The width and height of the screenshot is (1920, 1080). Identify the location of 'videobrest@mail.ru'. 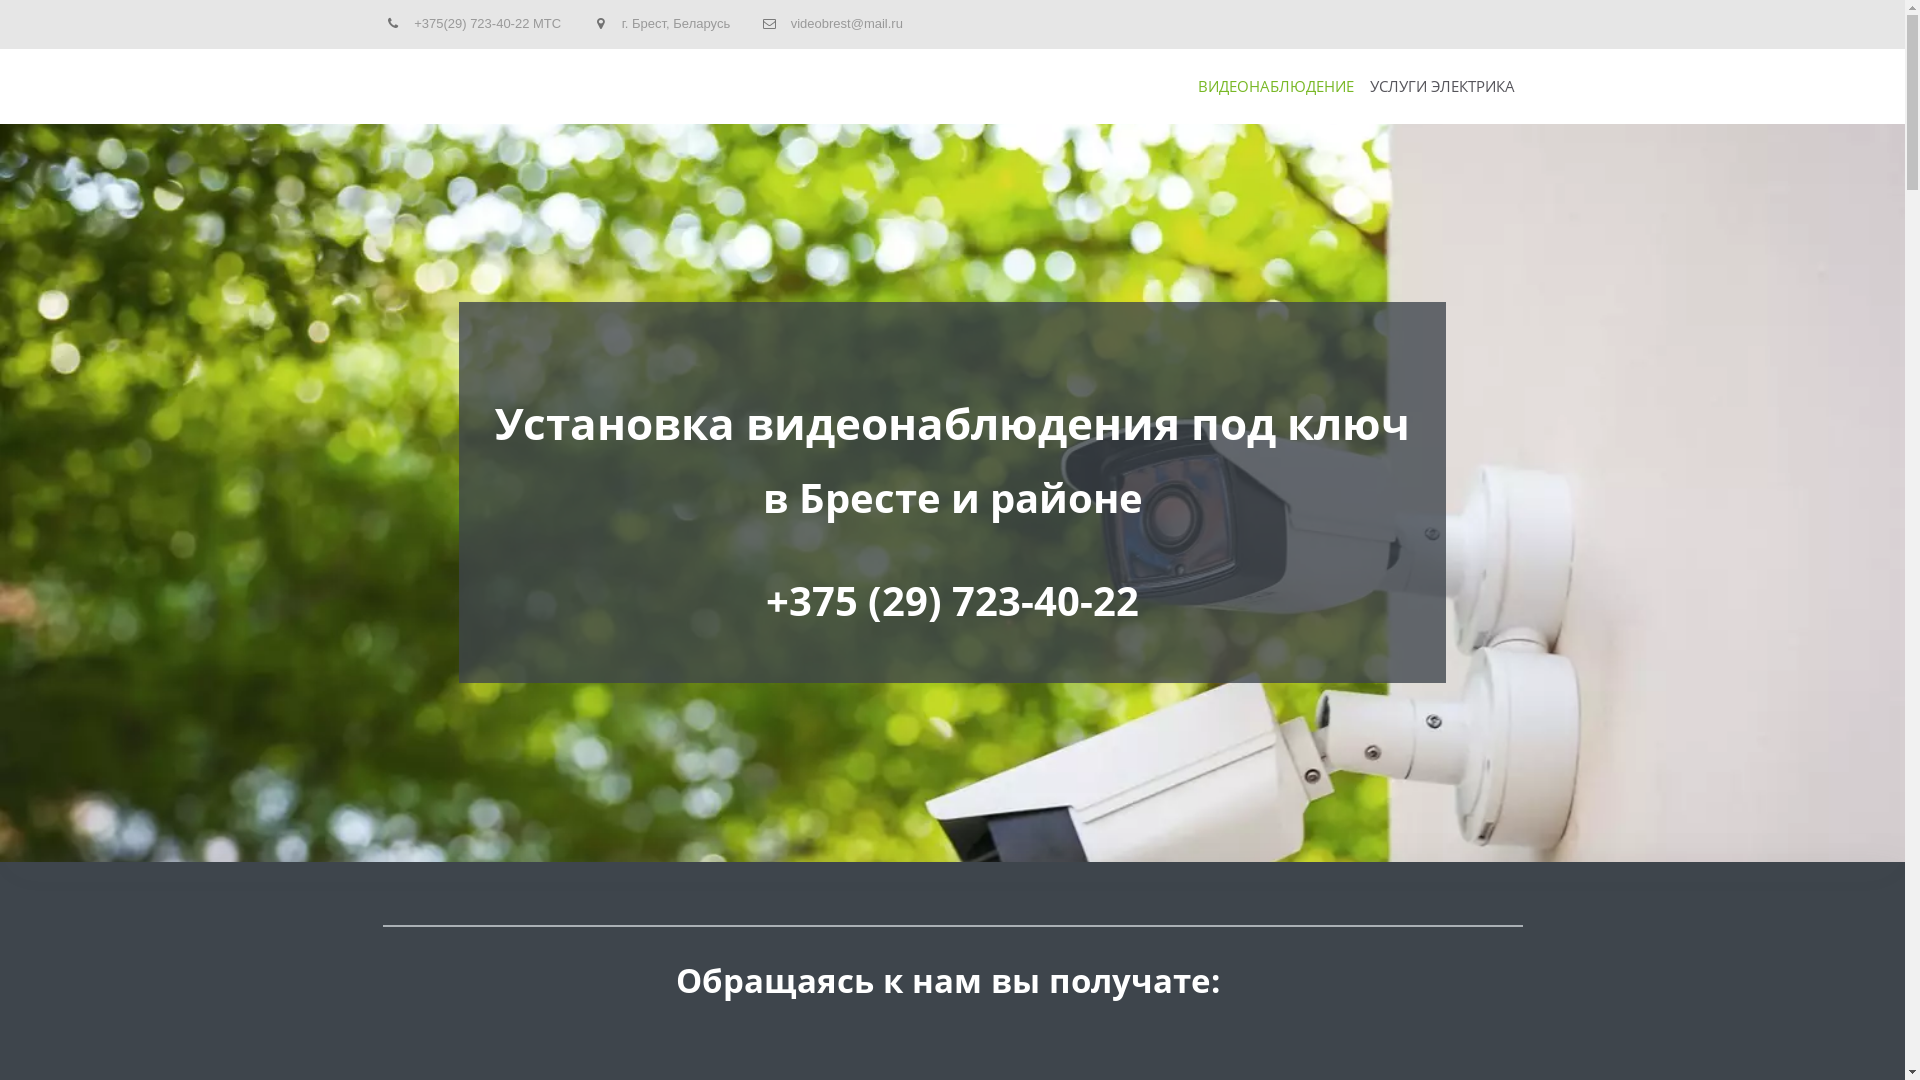
(790, 23).